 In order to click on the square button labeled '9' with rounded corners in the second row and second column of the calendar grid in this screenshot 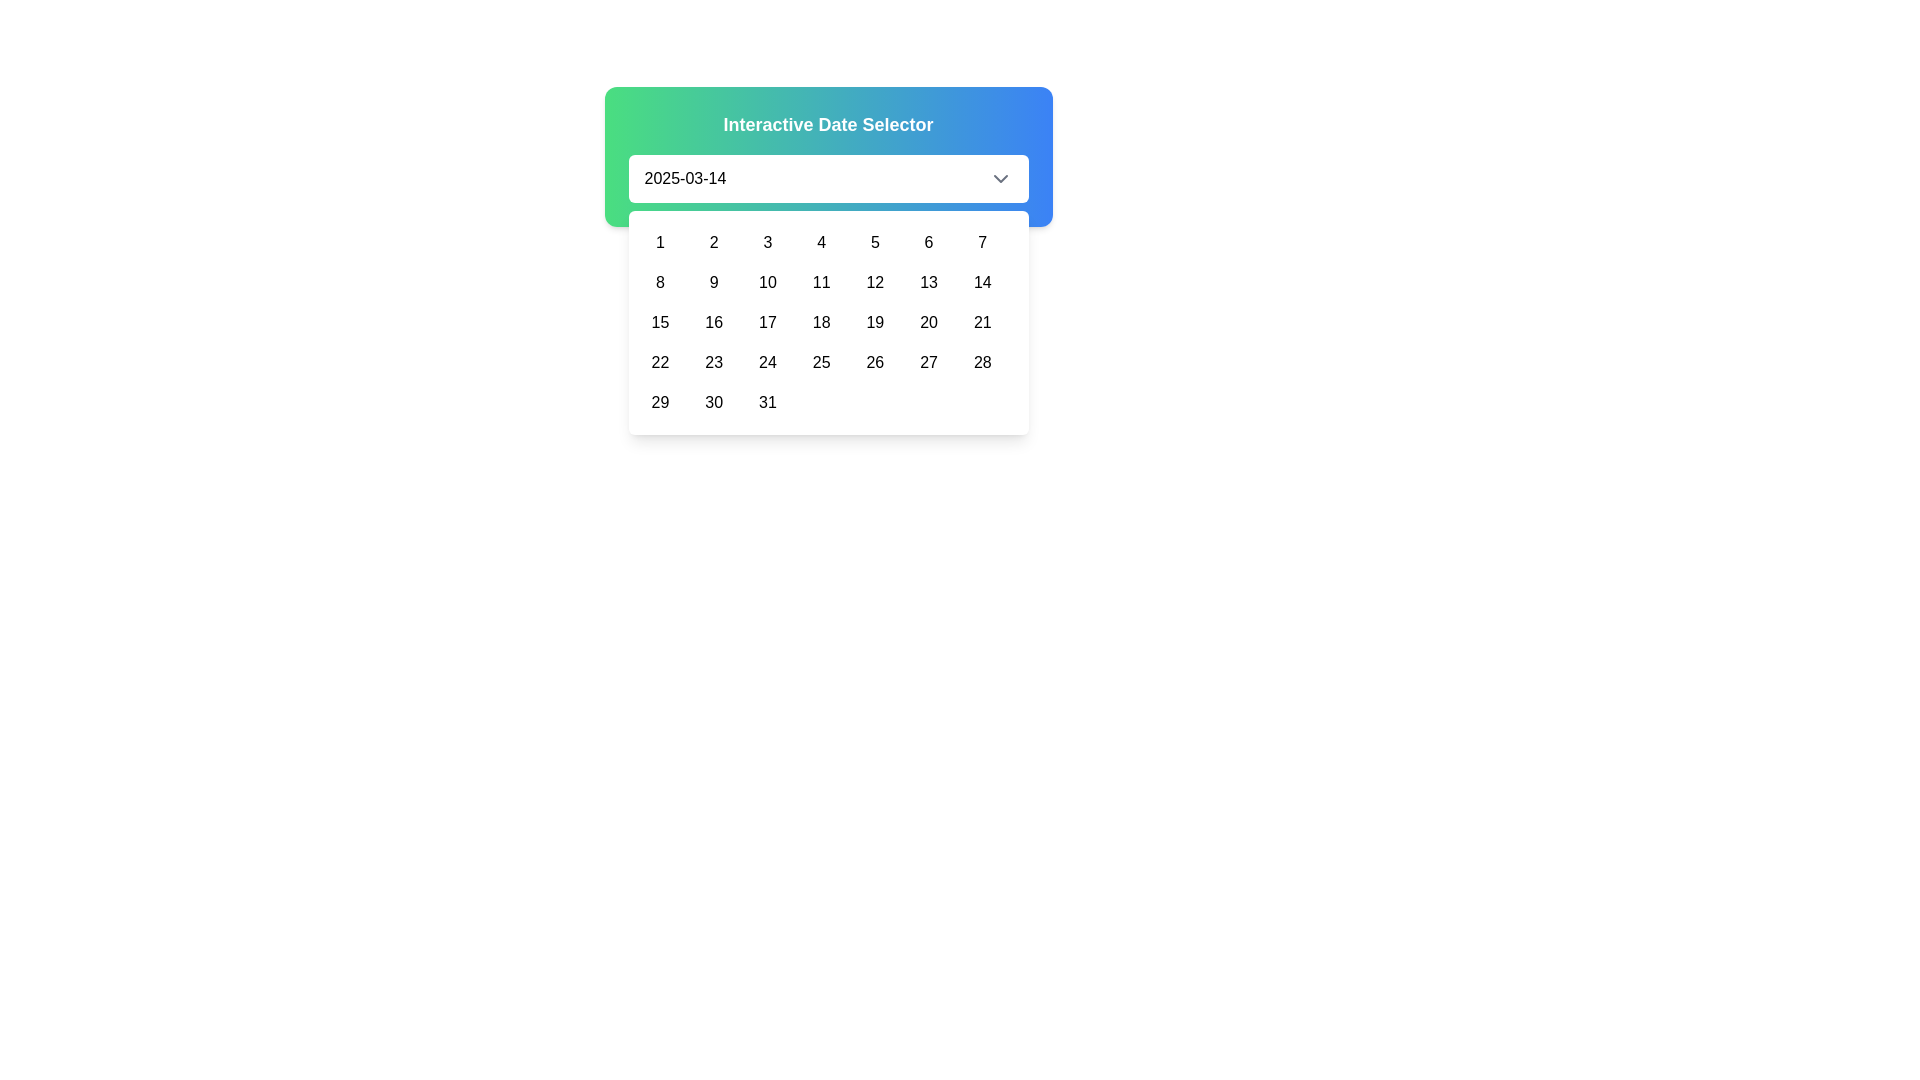, I will do `click(714, 282)`.